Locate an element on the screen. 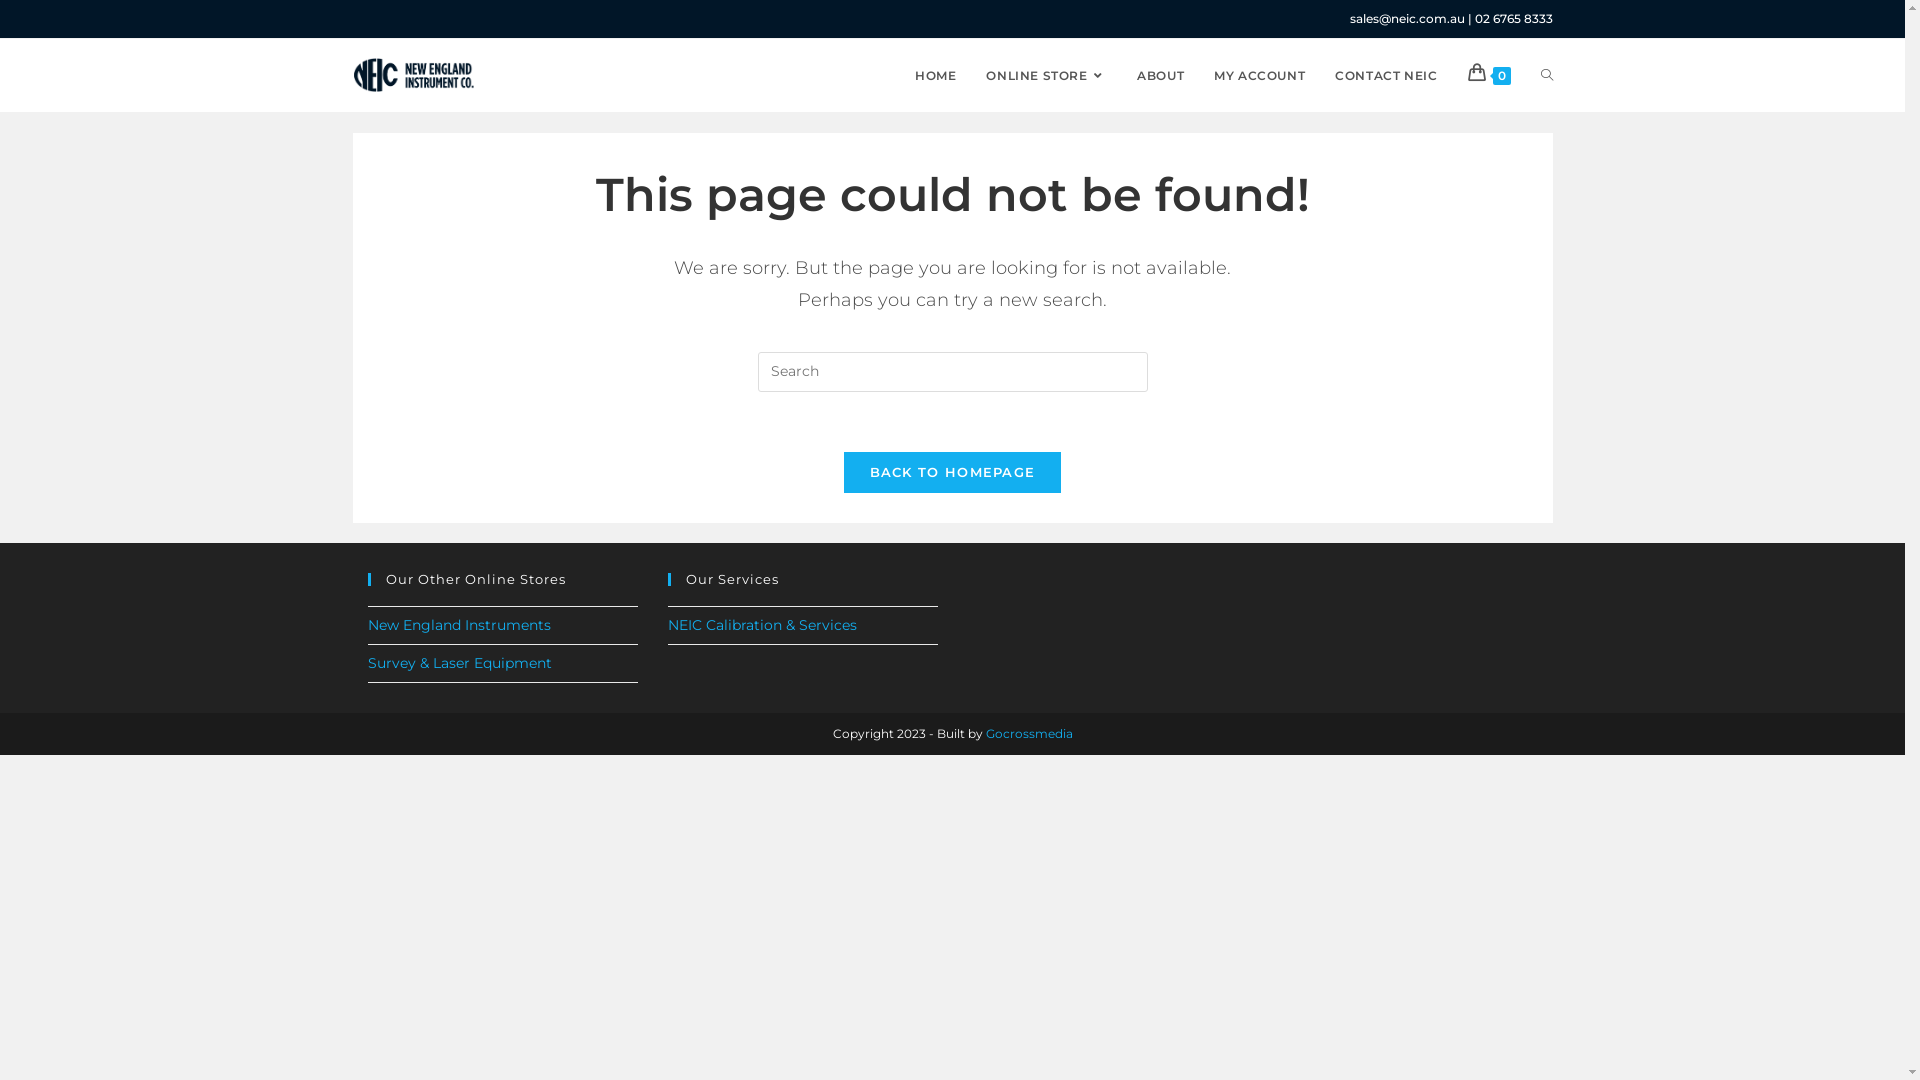 The height and width of the screenshot is (1080, 1920). '0' is located at coordinates (1488, 74).